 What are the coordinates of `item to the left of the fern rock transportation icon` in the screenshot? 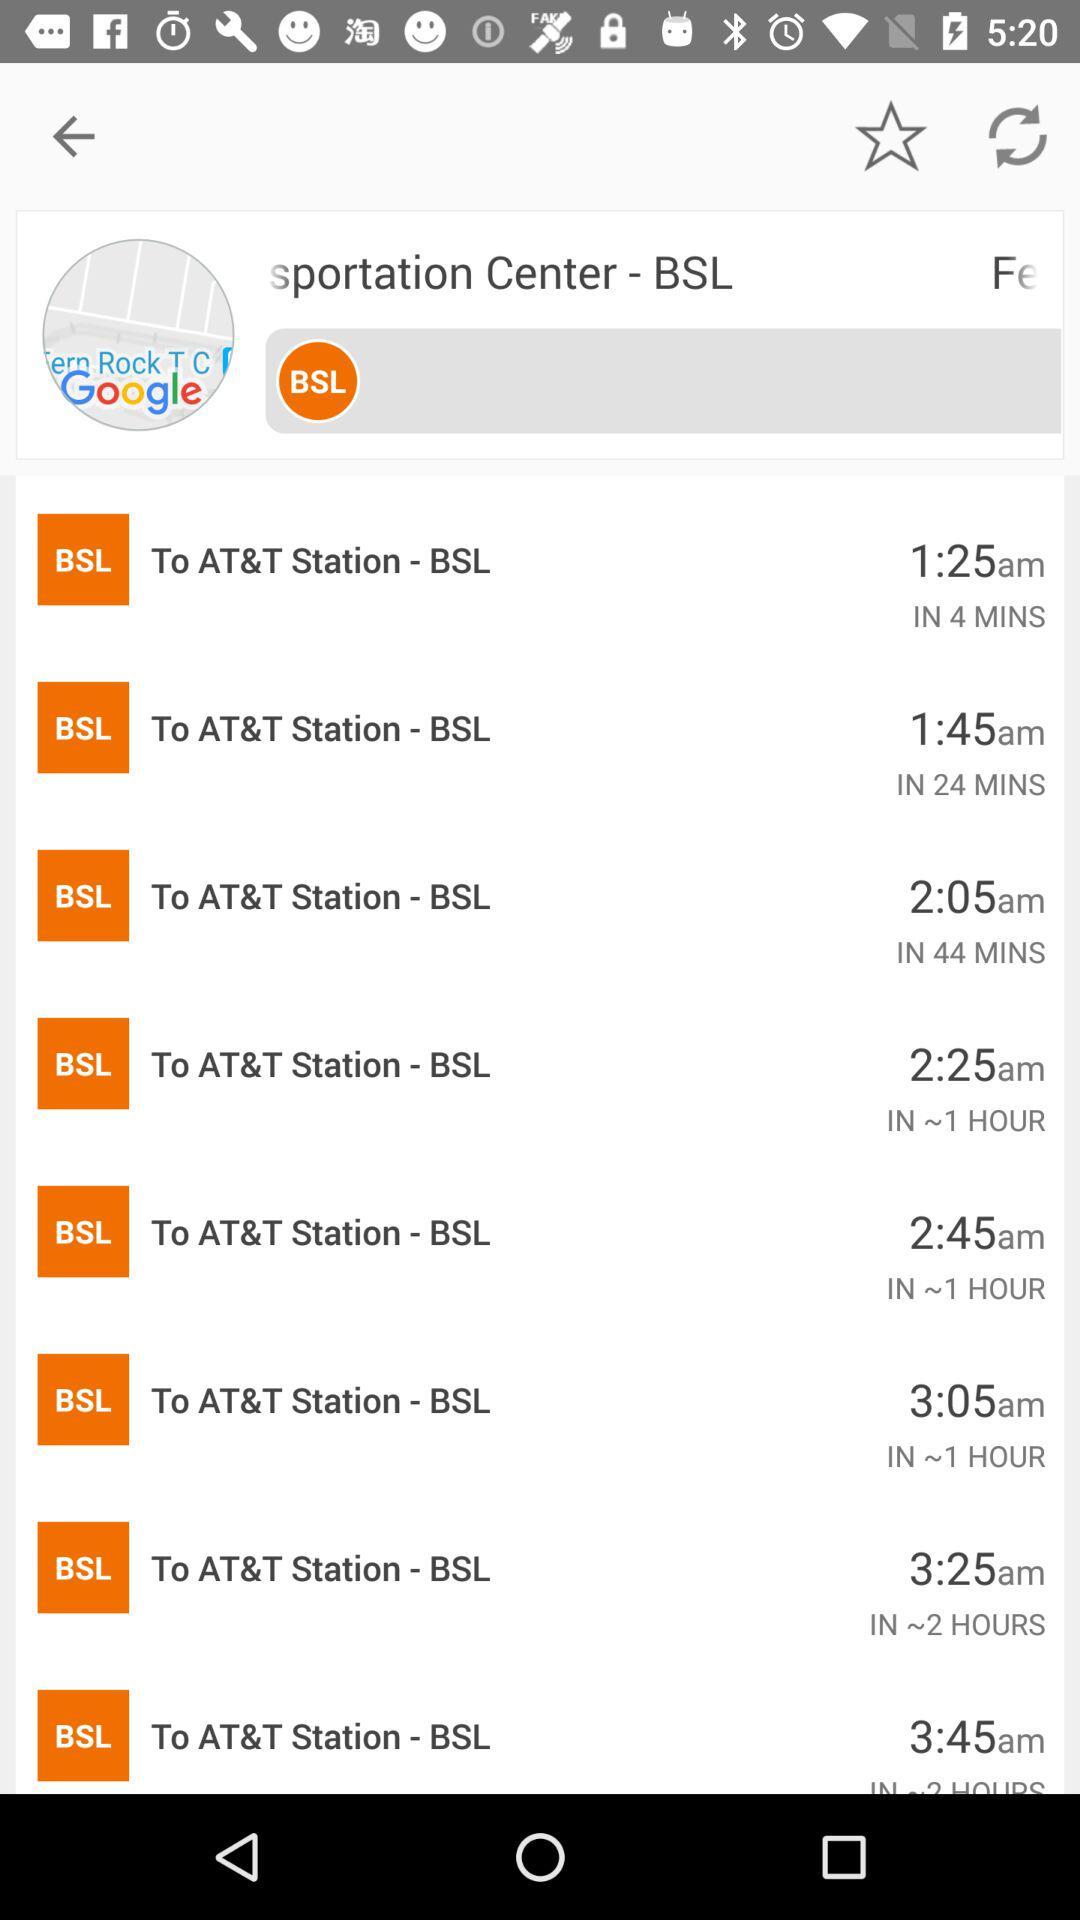 It's located at (139, 334).